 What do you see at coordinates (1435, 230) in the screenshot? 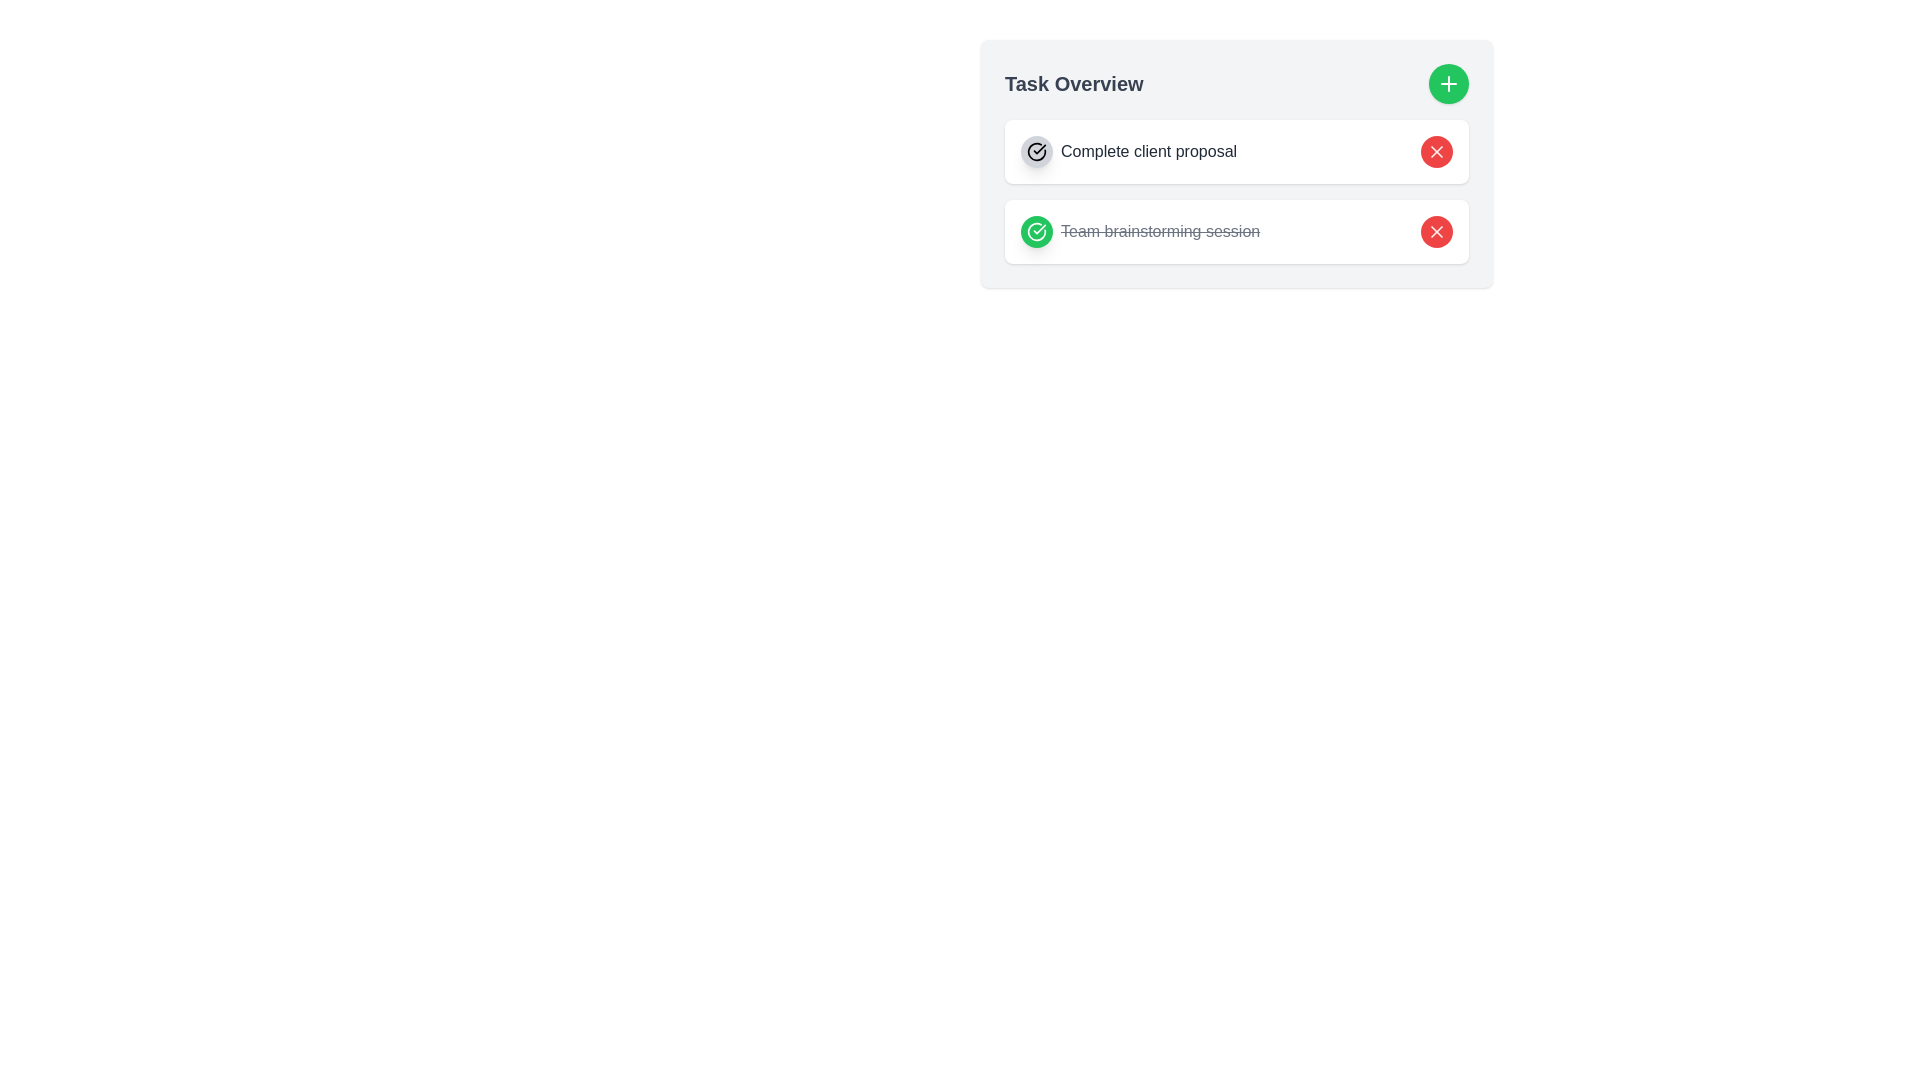
I see `the small red cross icon used for deletion, located within the task item interface next to 'Complete client proposal'` at bounding box center [1435, 230].